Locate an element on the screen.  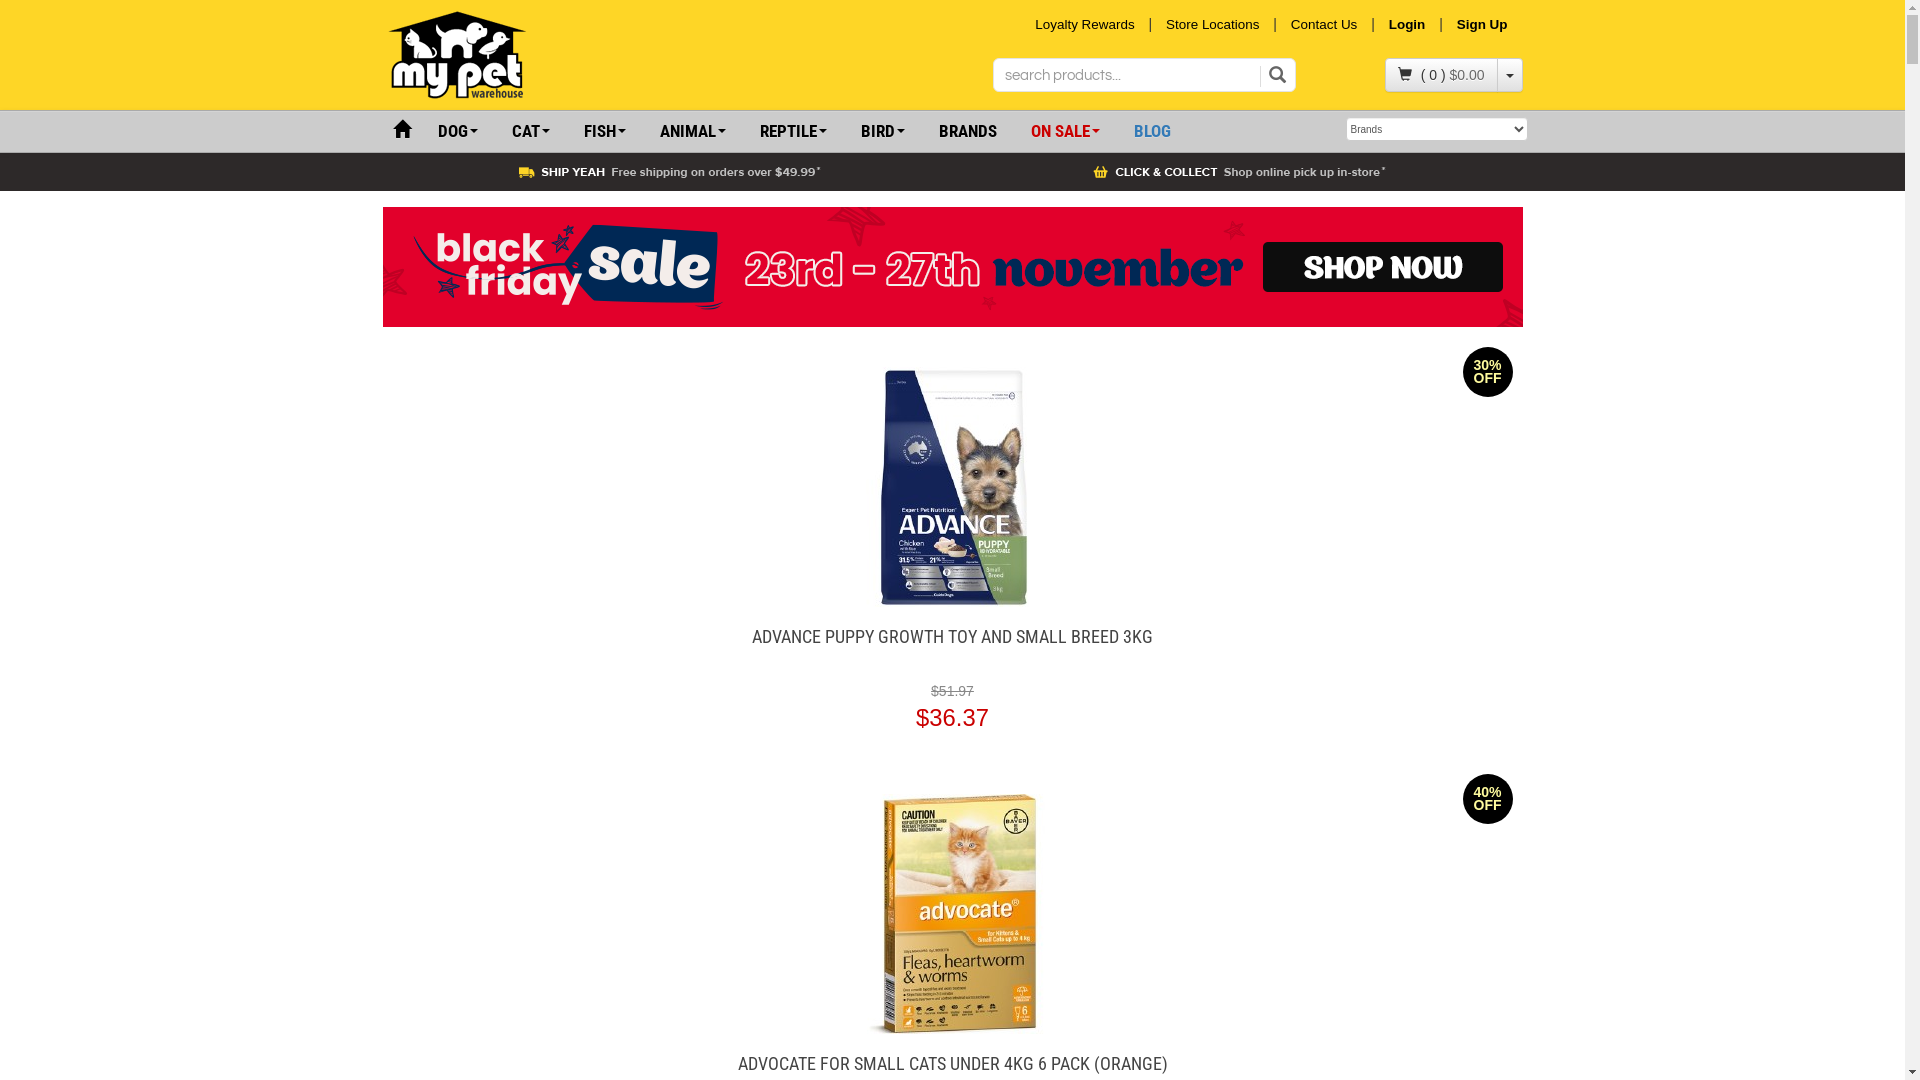
'REPTILE' is located at coordinates (791, 131).